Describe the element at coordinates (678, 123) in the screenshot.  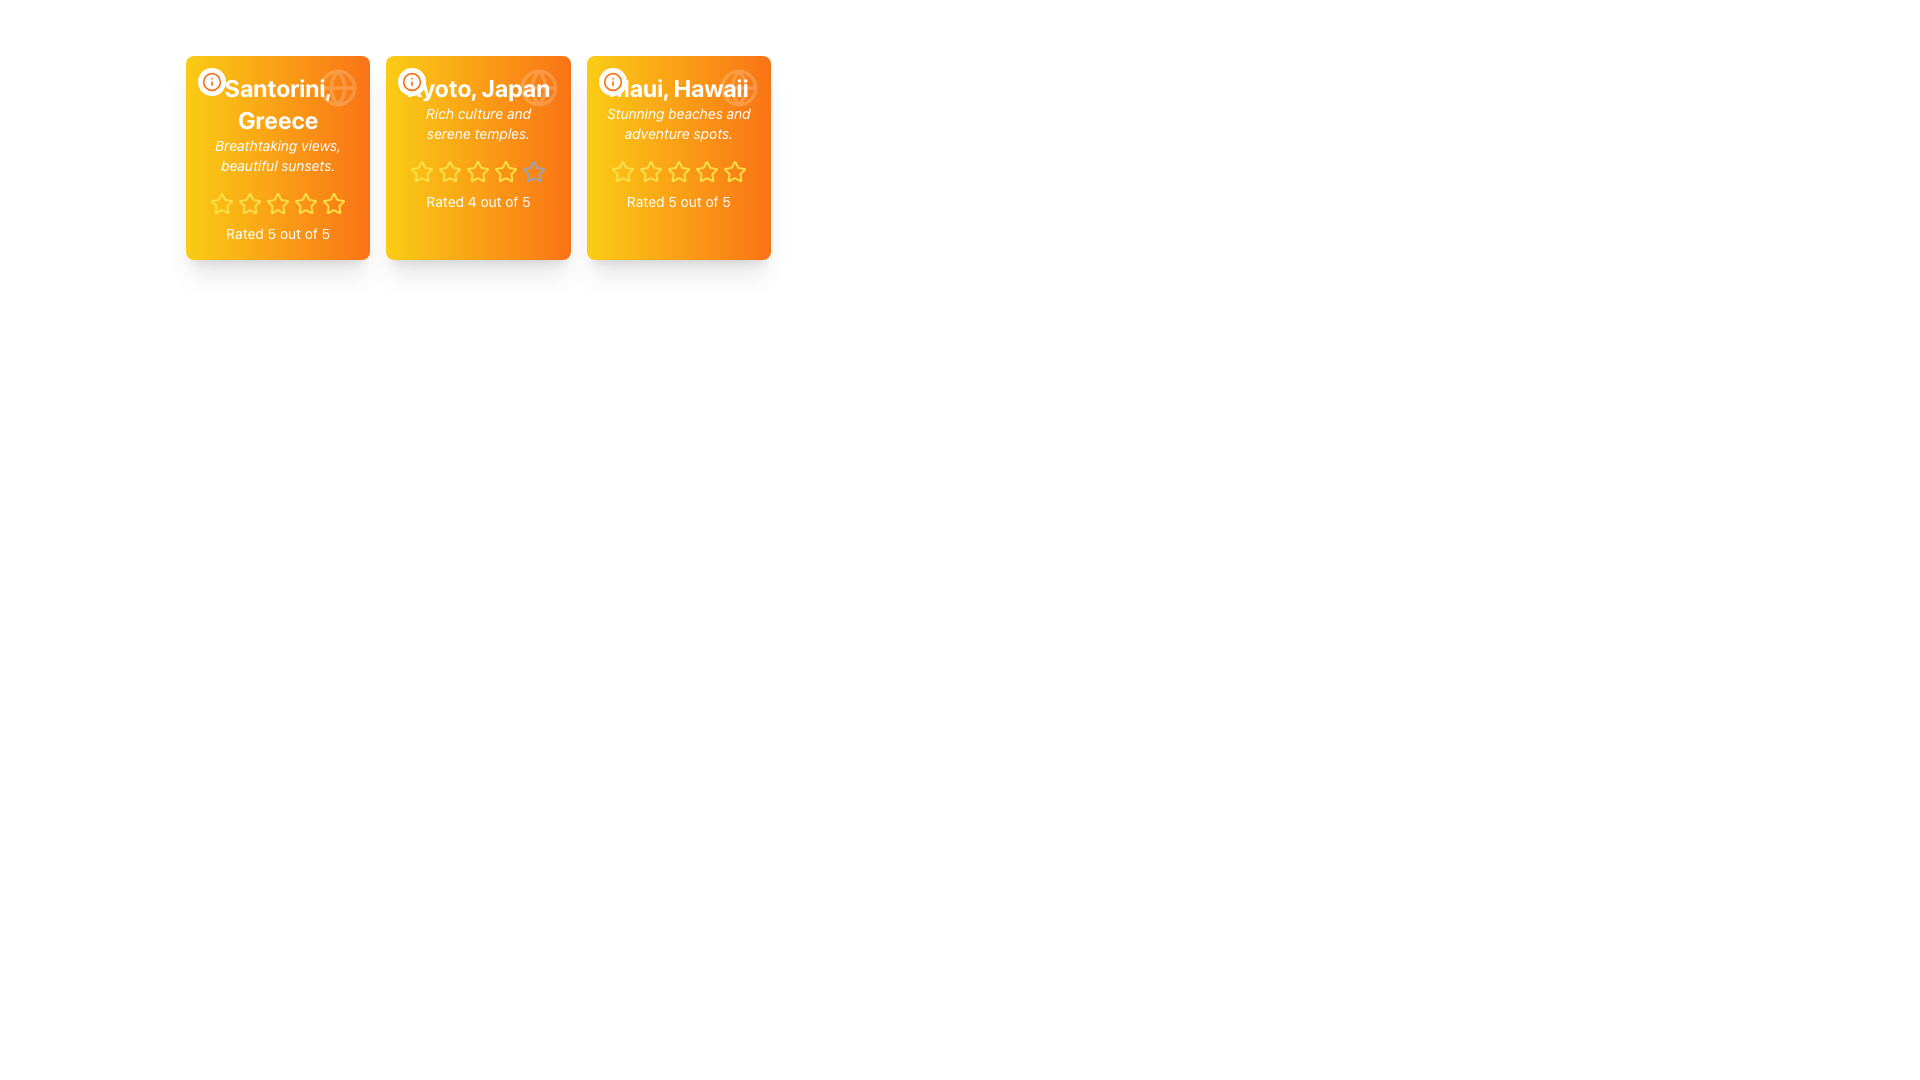
I see `the content of the descriptive text located directly below the title 'Maui, Hawaii' within the third card in a horizontal row` at that location.